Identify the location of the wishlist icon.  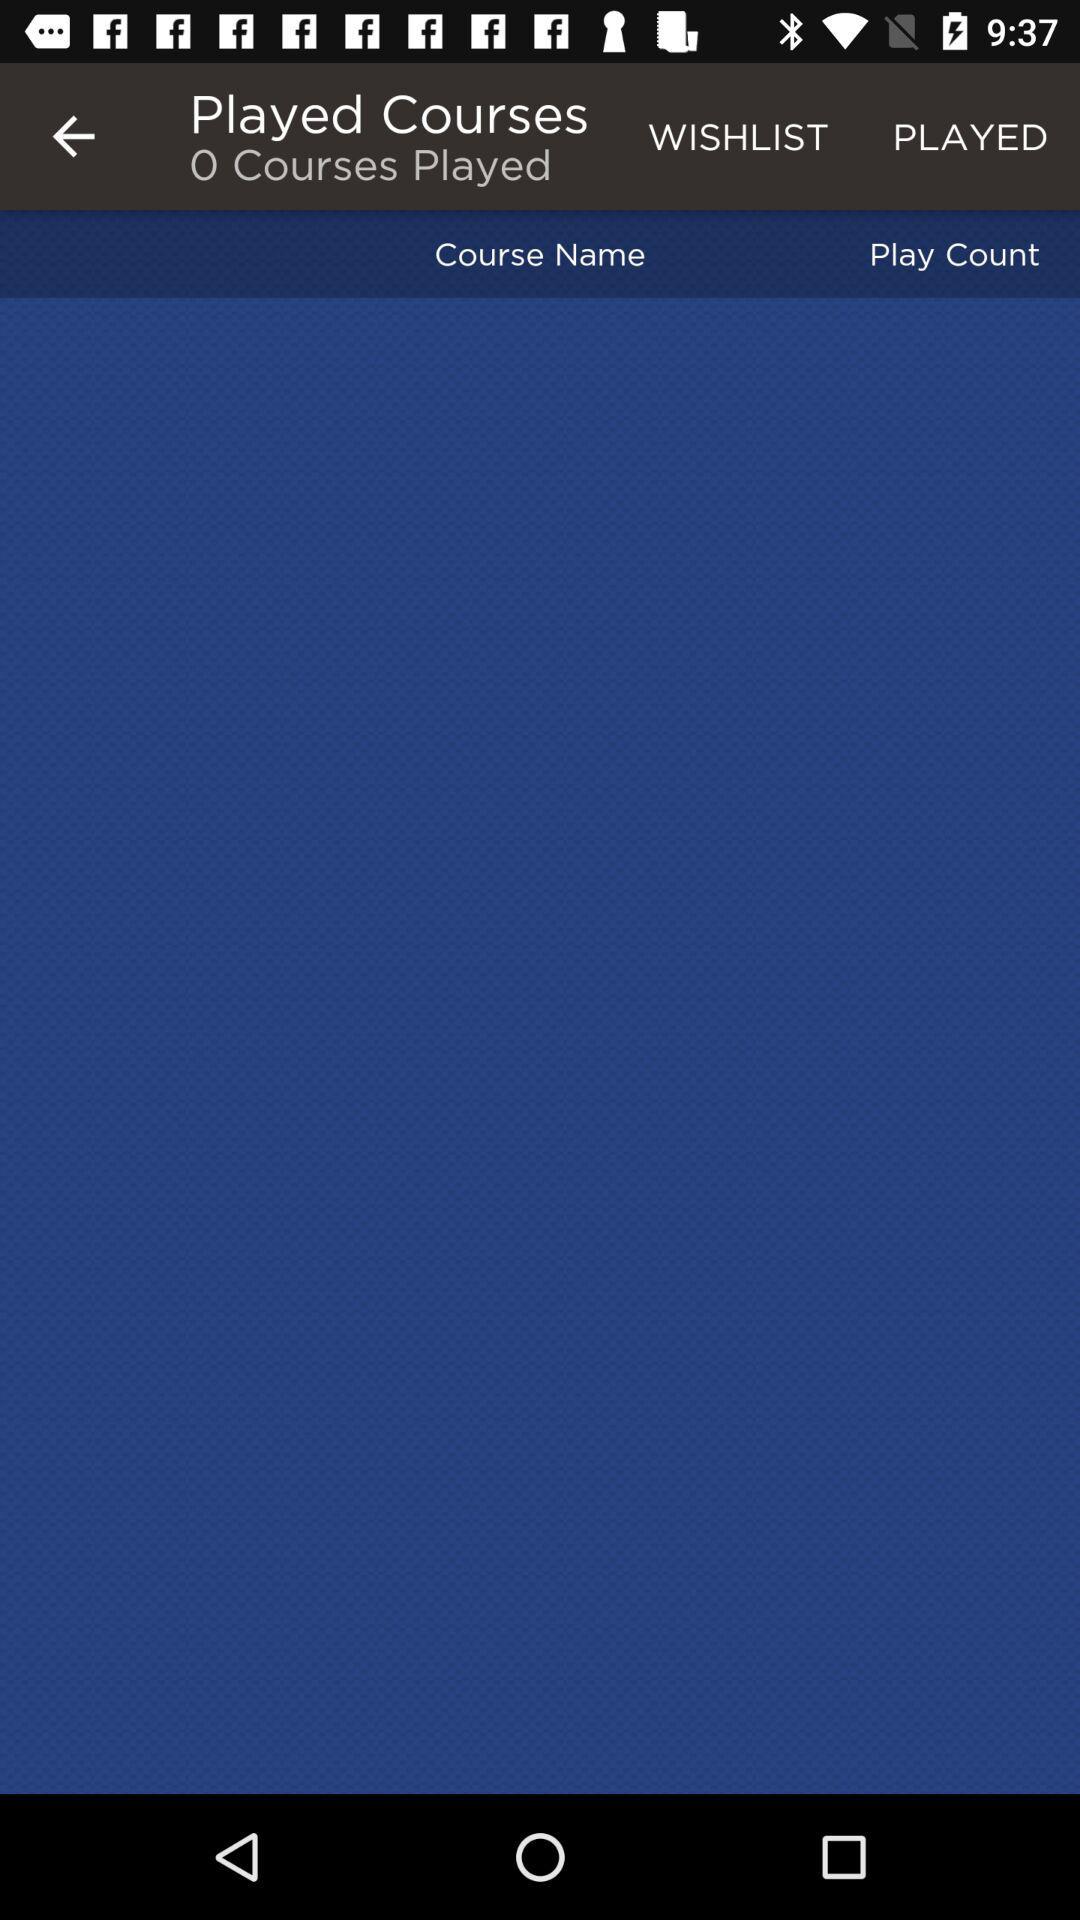
(738, 135).